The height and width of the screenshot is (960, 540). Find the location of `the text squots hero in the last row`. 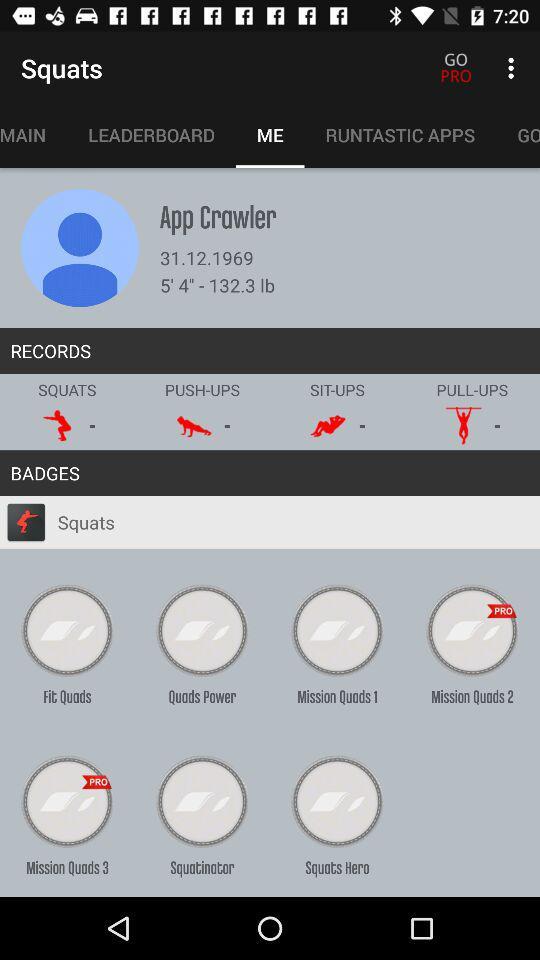

the text squots hero in the last row is located at coordinates (337, 801).